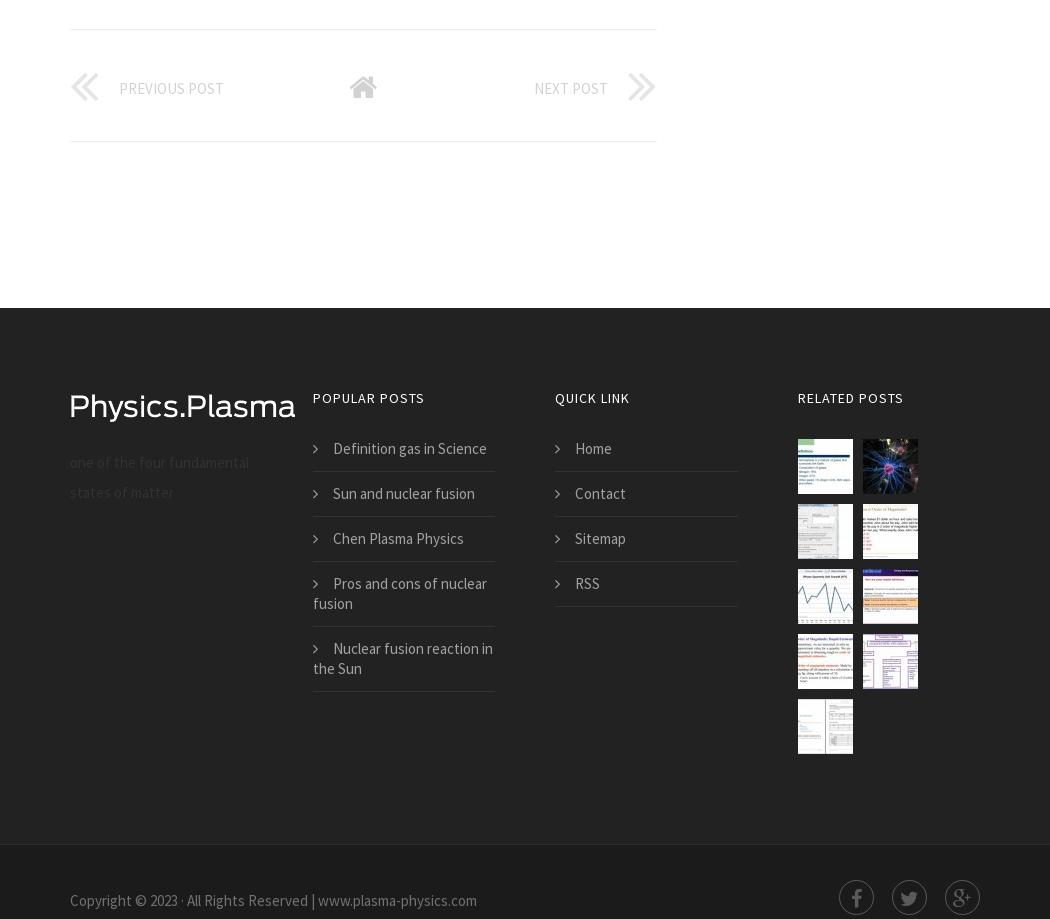  Describe the element at coordinates (402, 492) in the screenshot. I see `'Sun and nuclear fusion'` at that location.